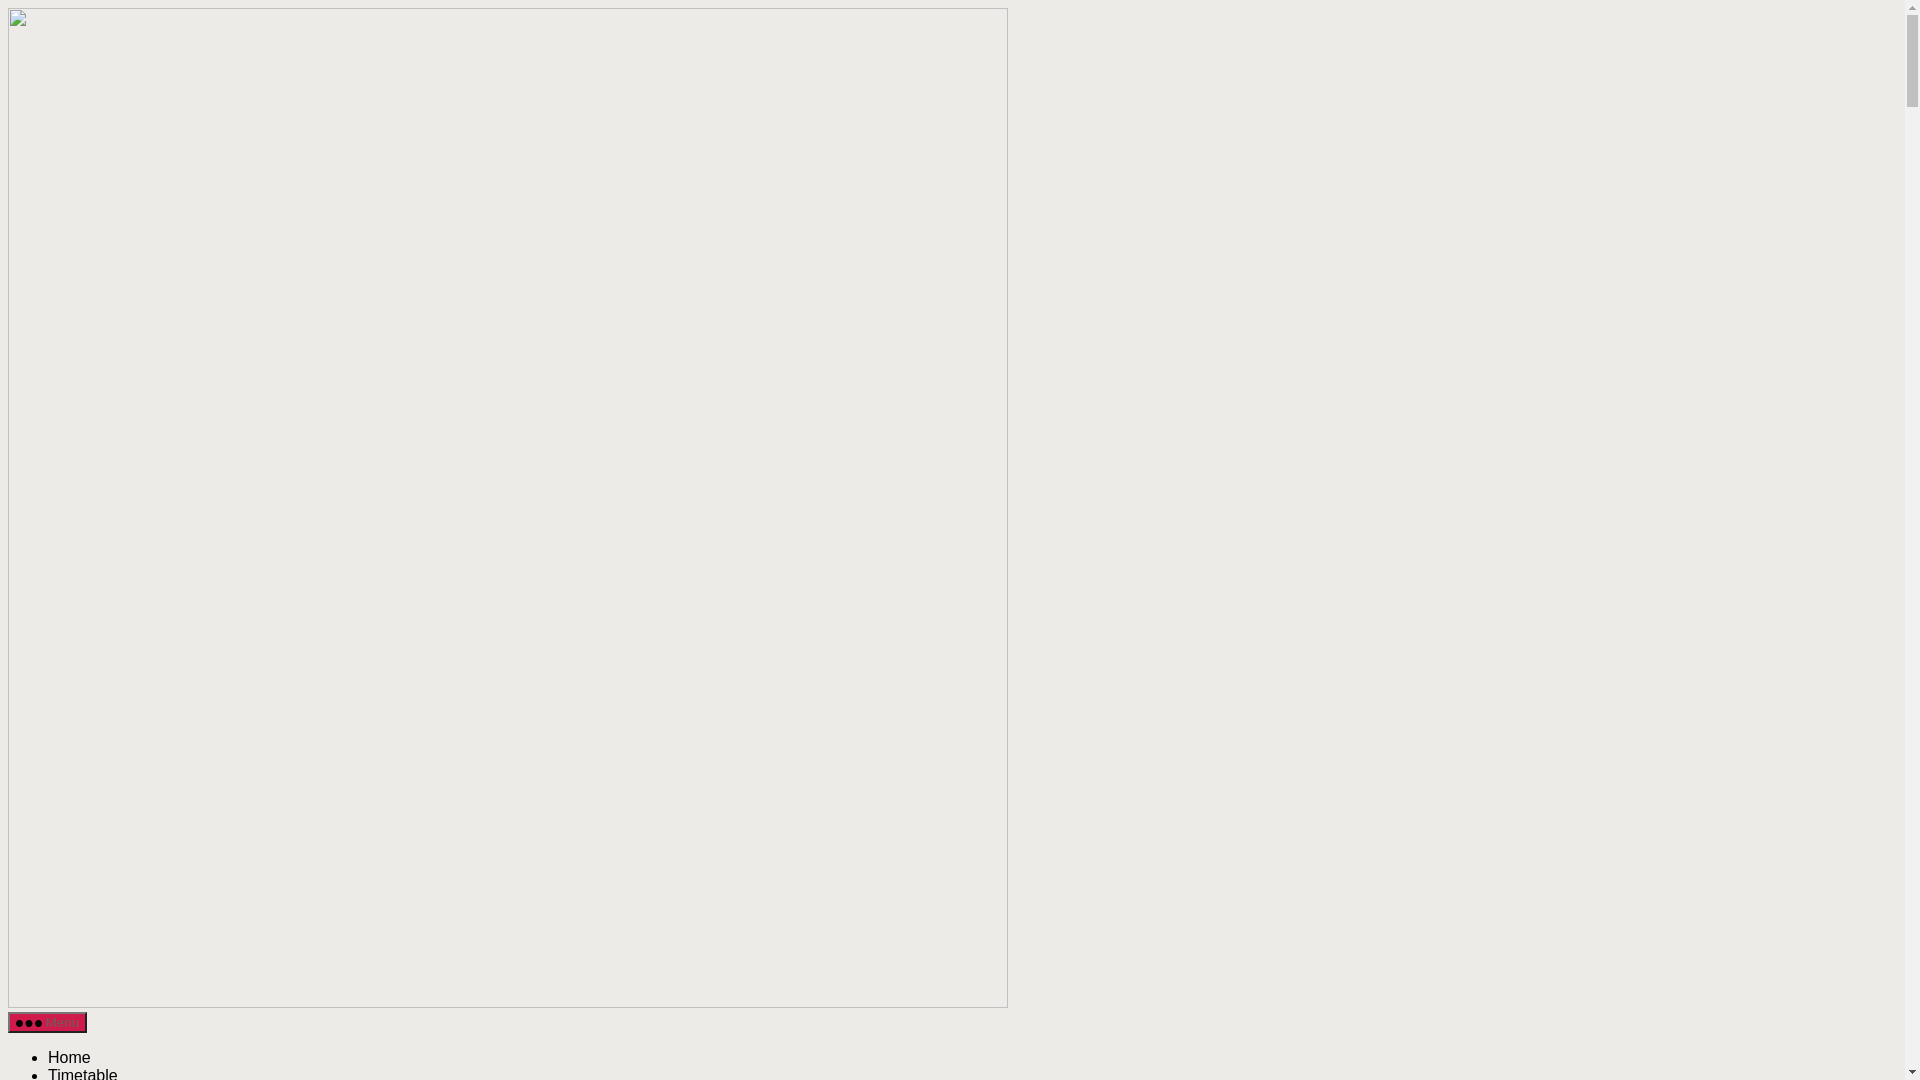  I want to click on 'Home', so click(69, 1056).